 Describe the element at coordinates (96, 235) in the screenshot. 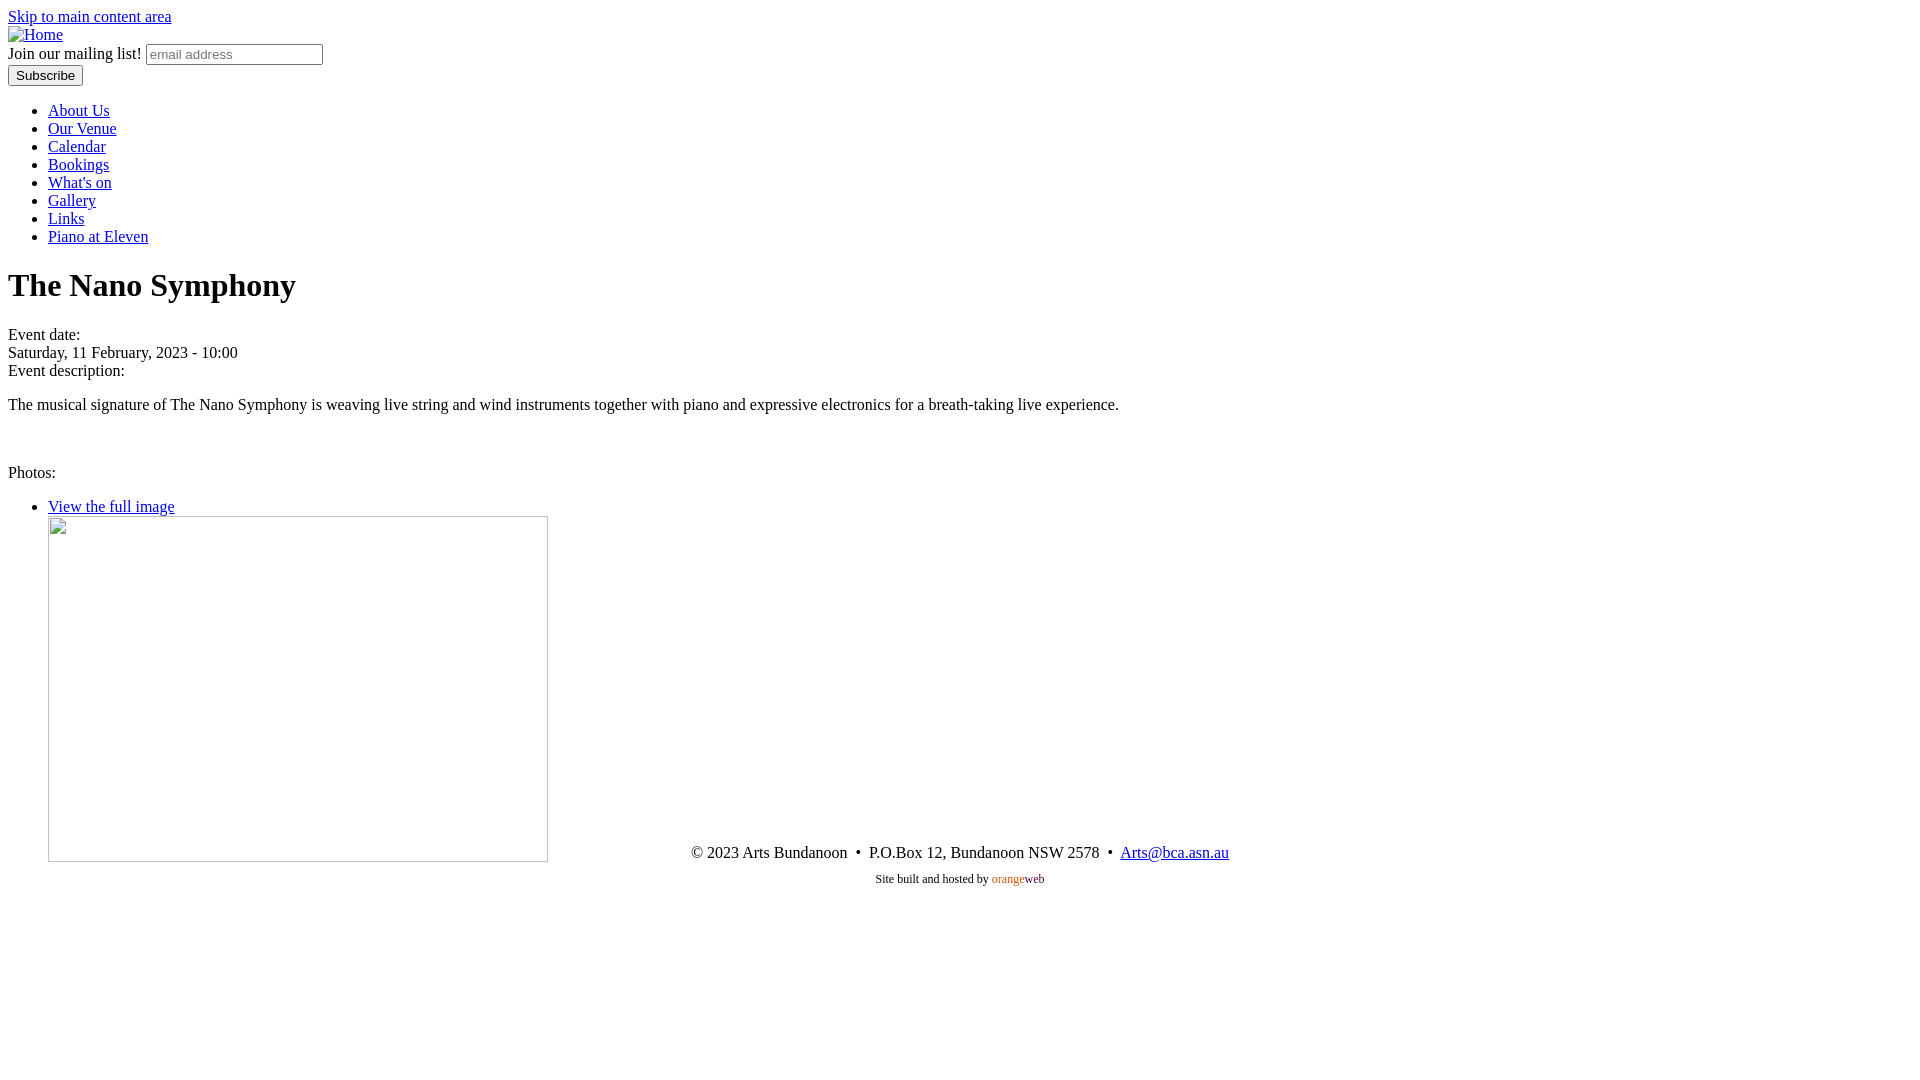

I see `'Piano at Eleven'` at that location.